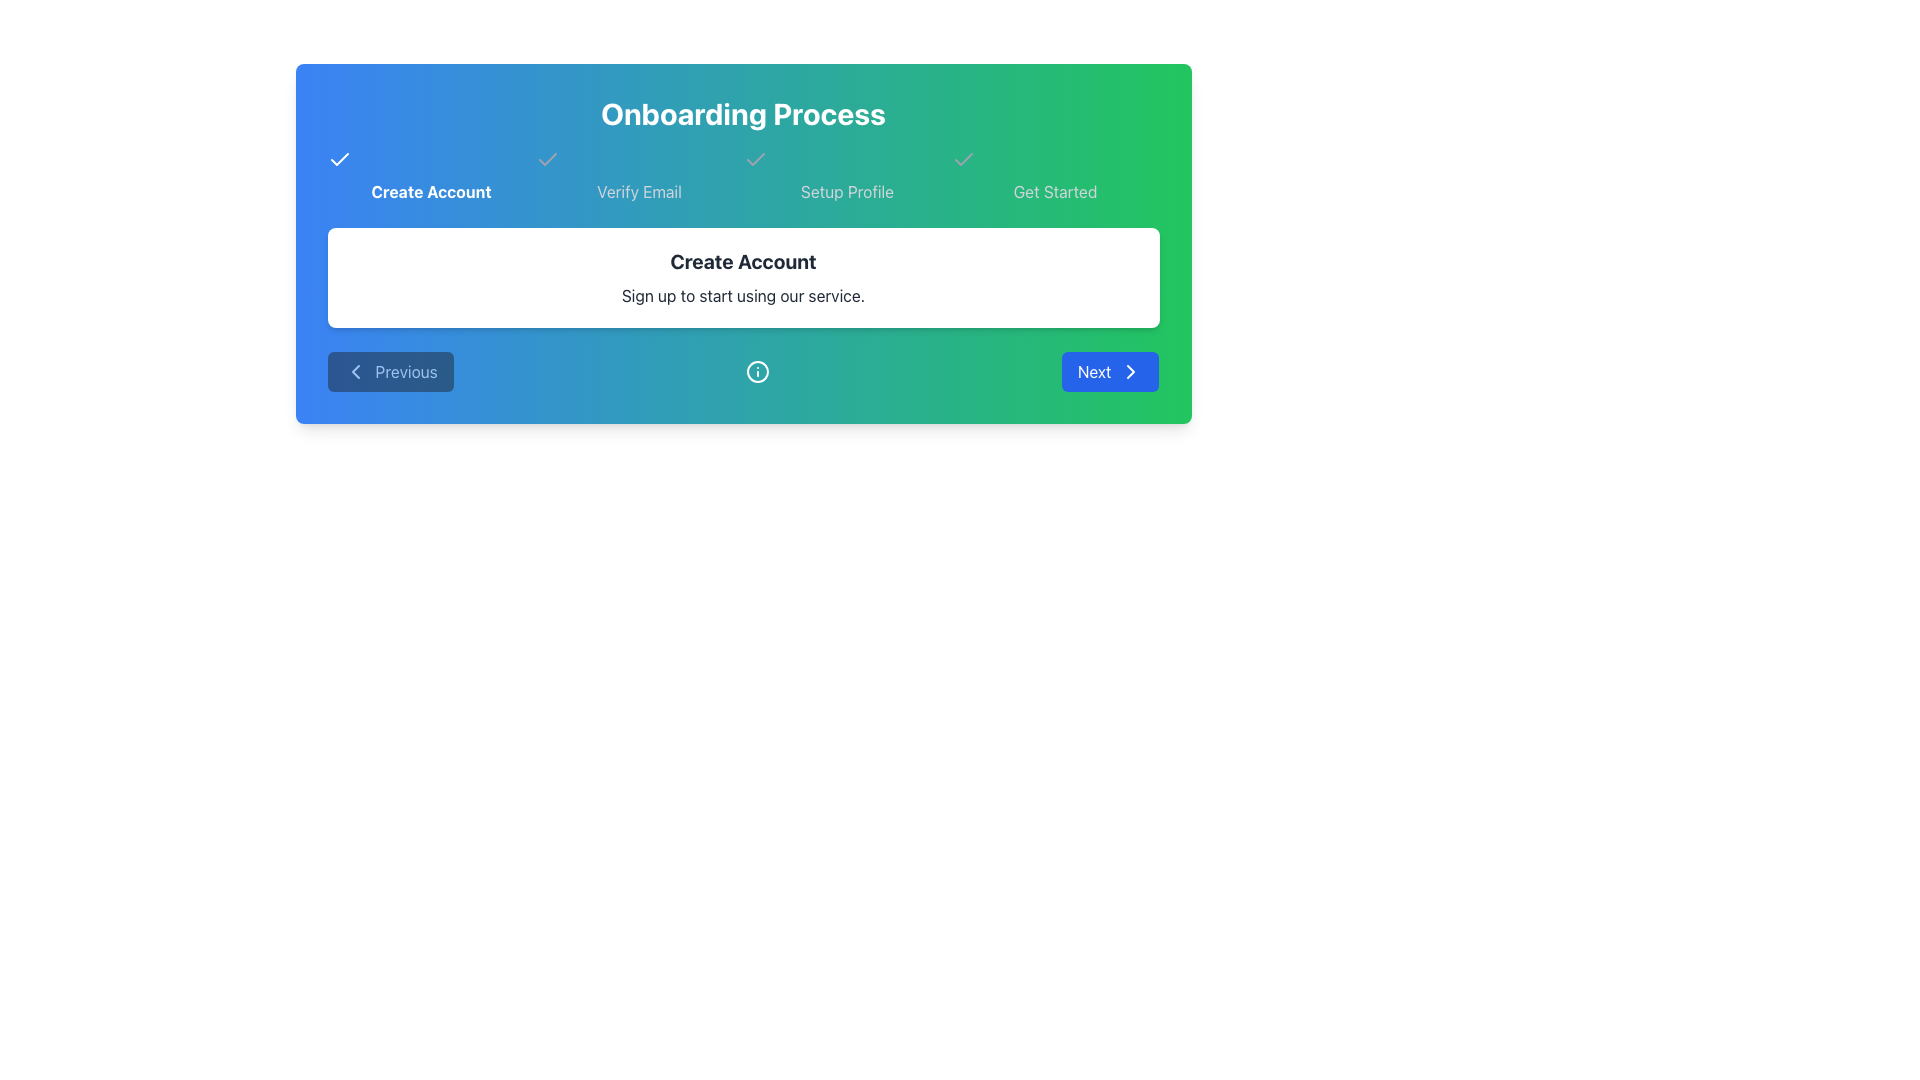  Describe the element at coordinates (430, 175) in the screenshot. I see `the 'Create Account' text label, which is the first item in the navigation bar with bold white text on a blue-green gradient background` at that location.